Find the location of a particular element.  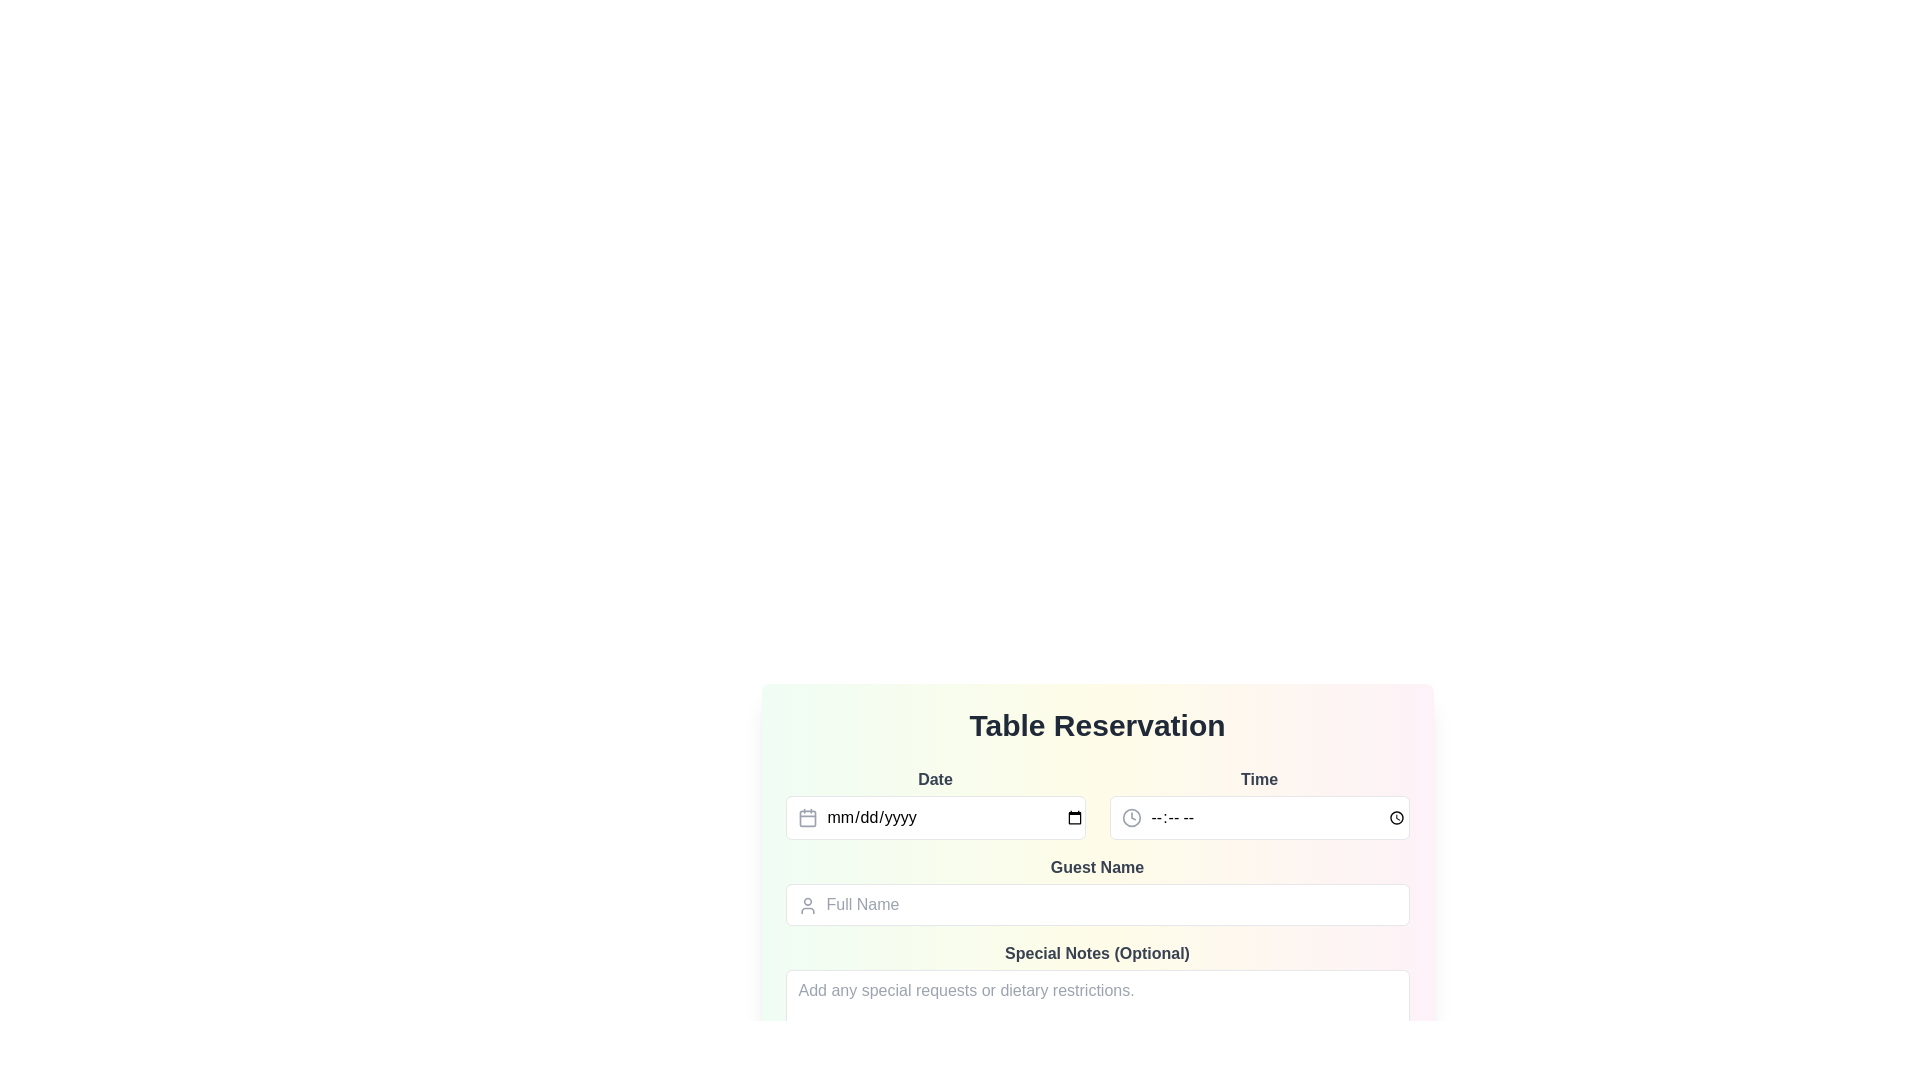

the user icon located to the left of the Full Name input field in the Guest Name section of the Table Reservation form is located at coordinates (807, 906).